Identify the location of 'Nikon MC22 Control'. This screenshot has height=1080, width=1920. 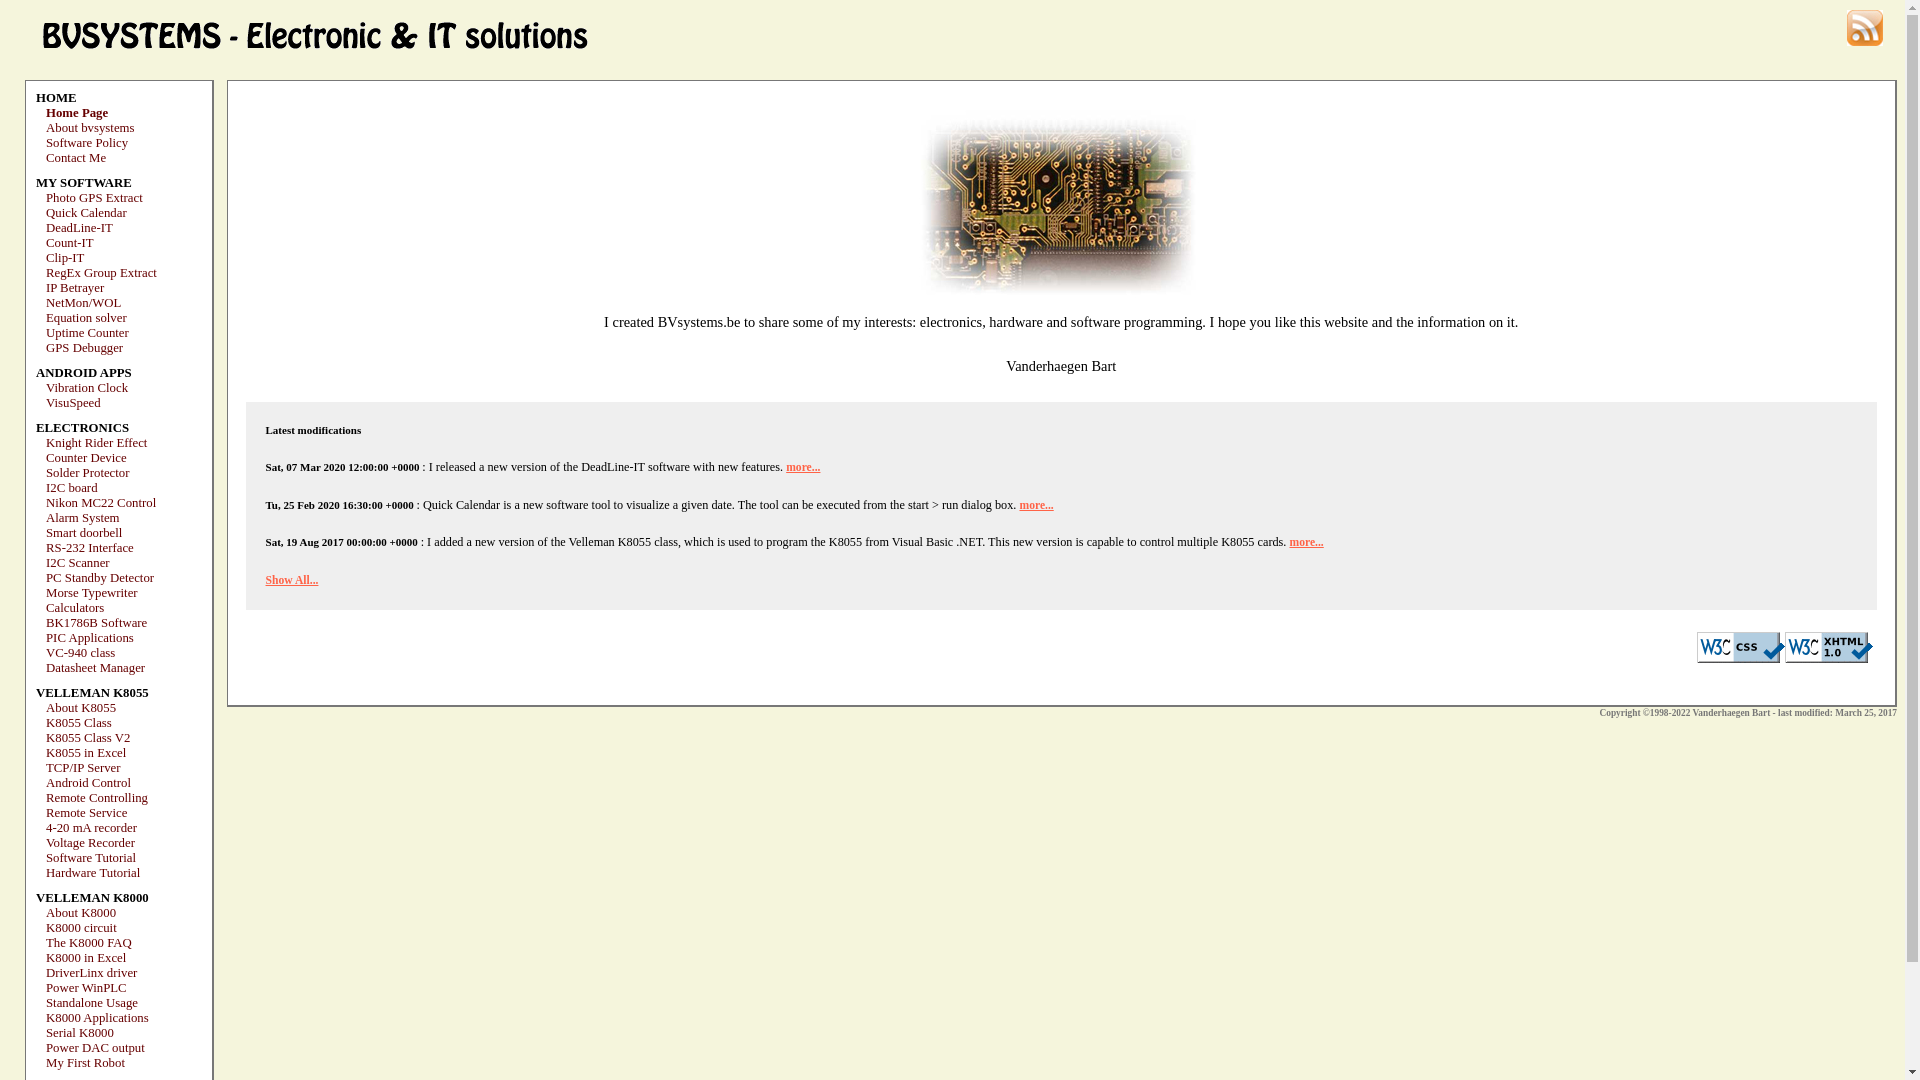
(99, 501).